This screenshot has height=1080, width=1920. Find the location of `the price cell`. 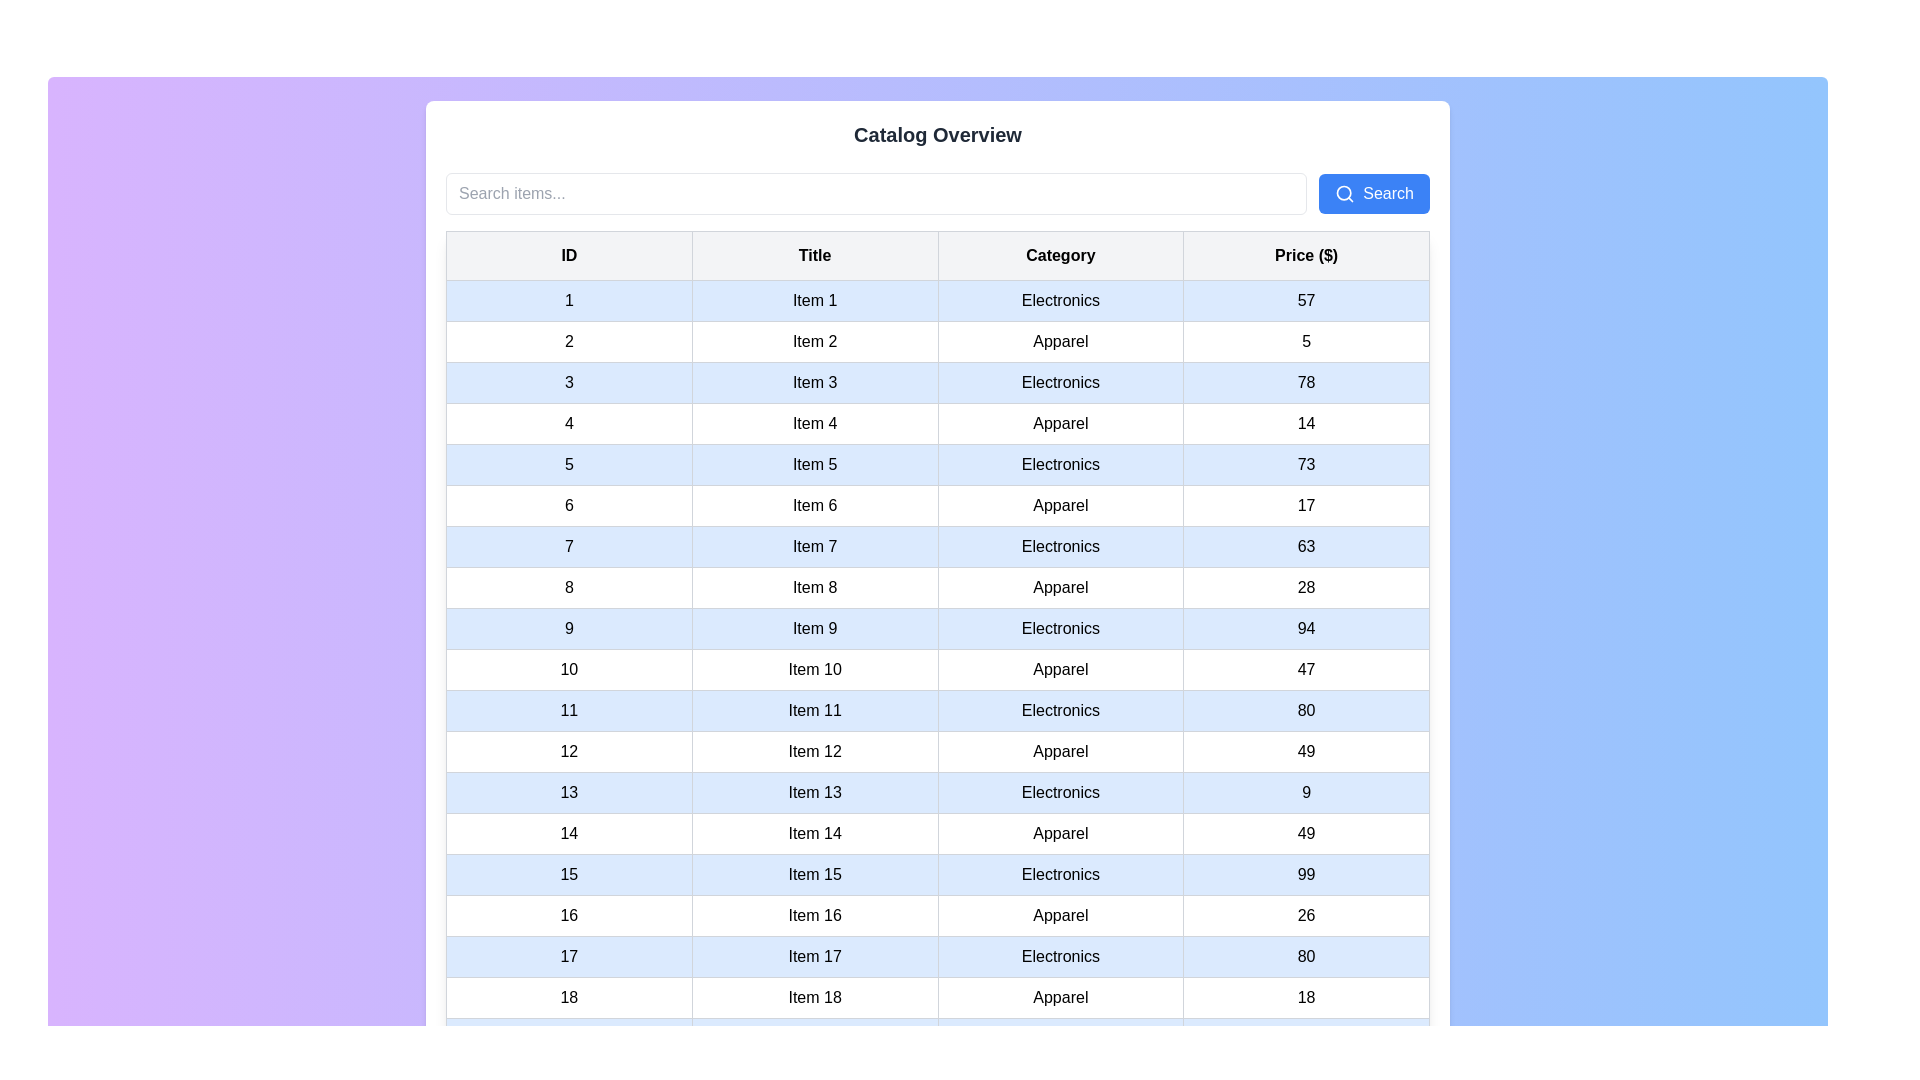

the price cell is located at coordinates (1305, 915).